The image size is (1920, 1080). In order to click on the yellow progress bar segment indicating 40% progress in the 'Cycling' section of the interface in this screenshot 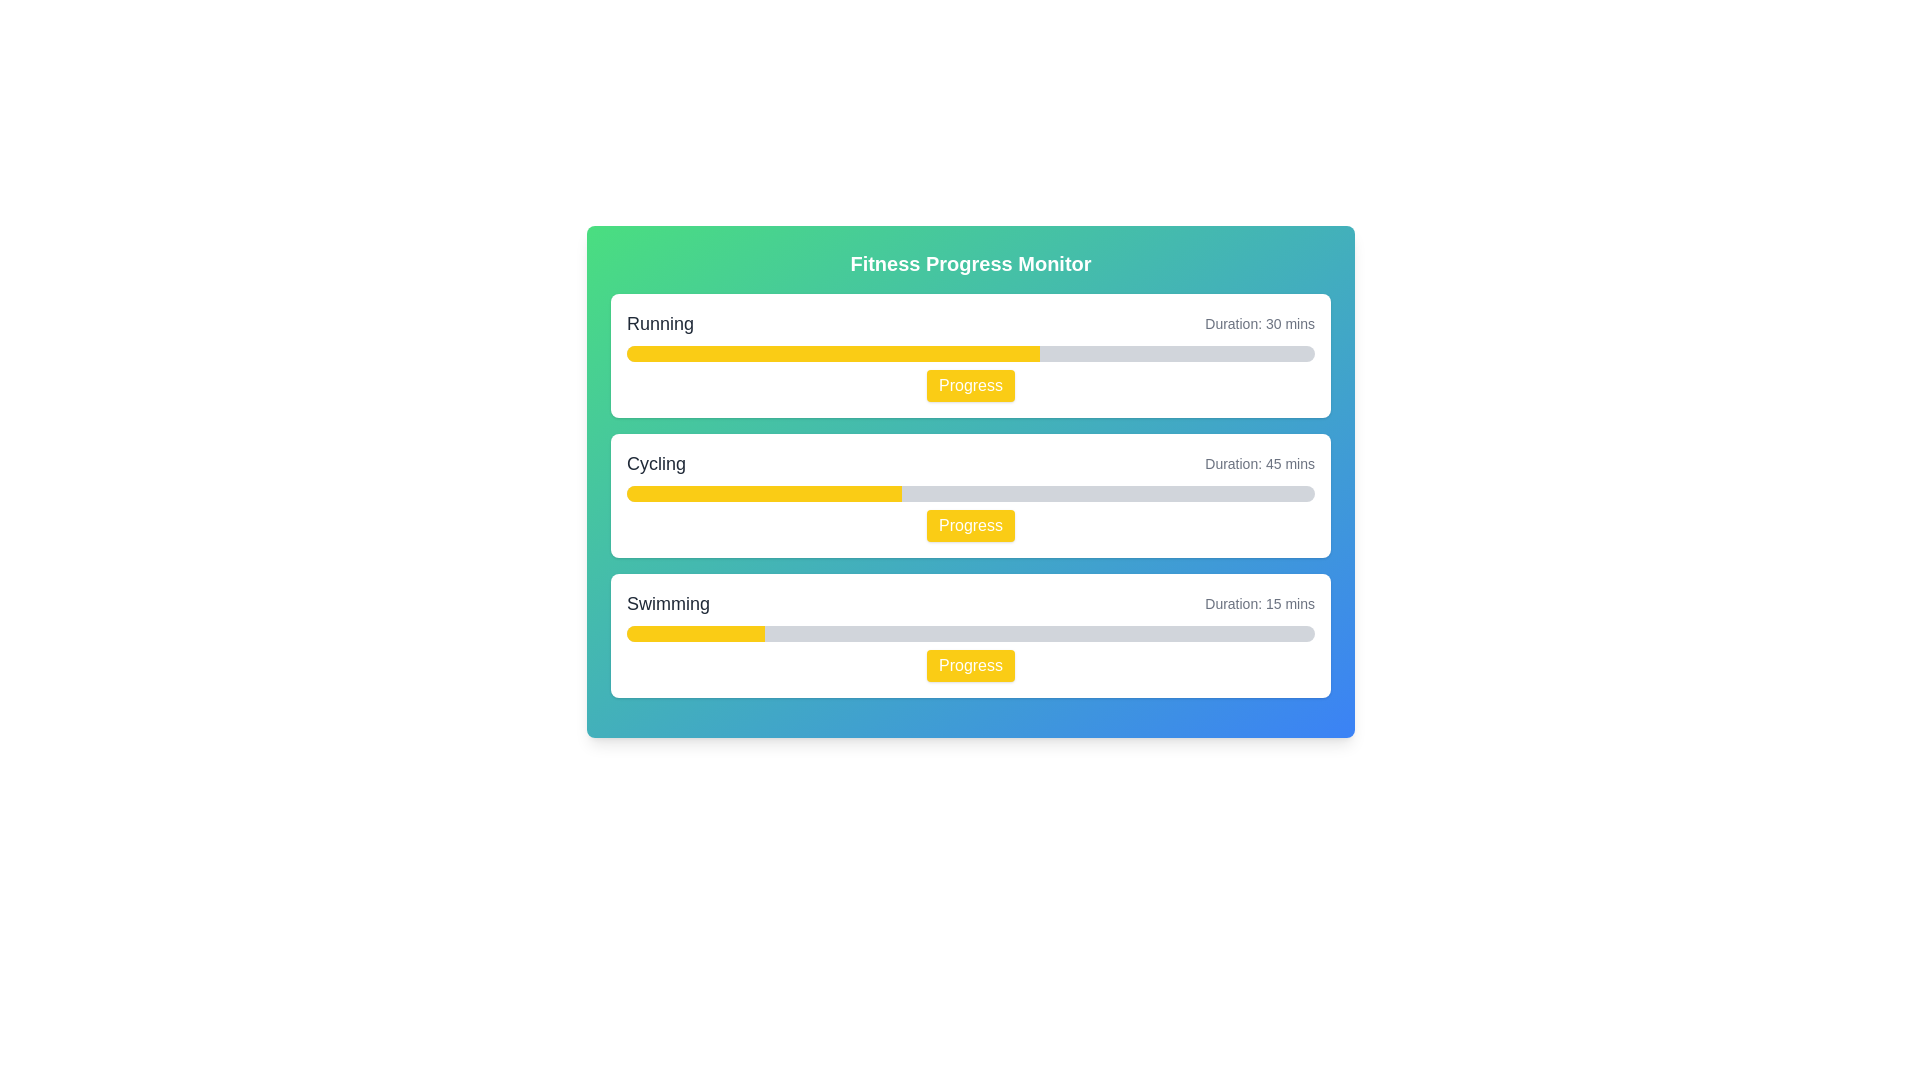, I will do `click(763, 493)`.